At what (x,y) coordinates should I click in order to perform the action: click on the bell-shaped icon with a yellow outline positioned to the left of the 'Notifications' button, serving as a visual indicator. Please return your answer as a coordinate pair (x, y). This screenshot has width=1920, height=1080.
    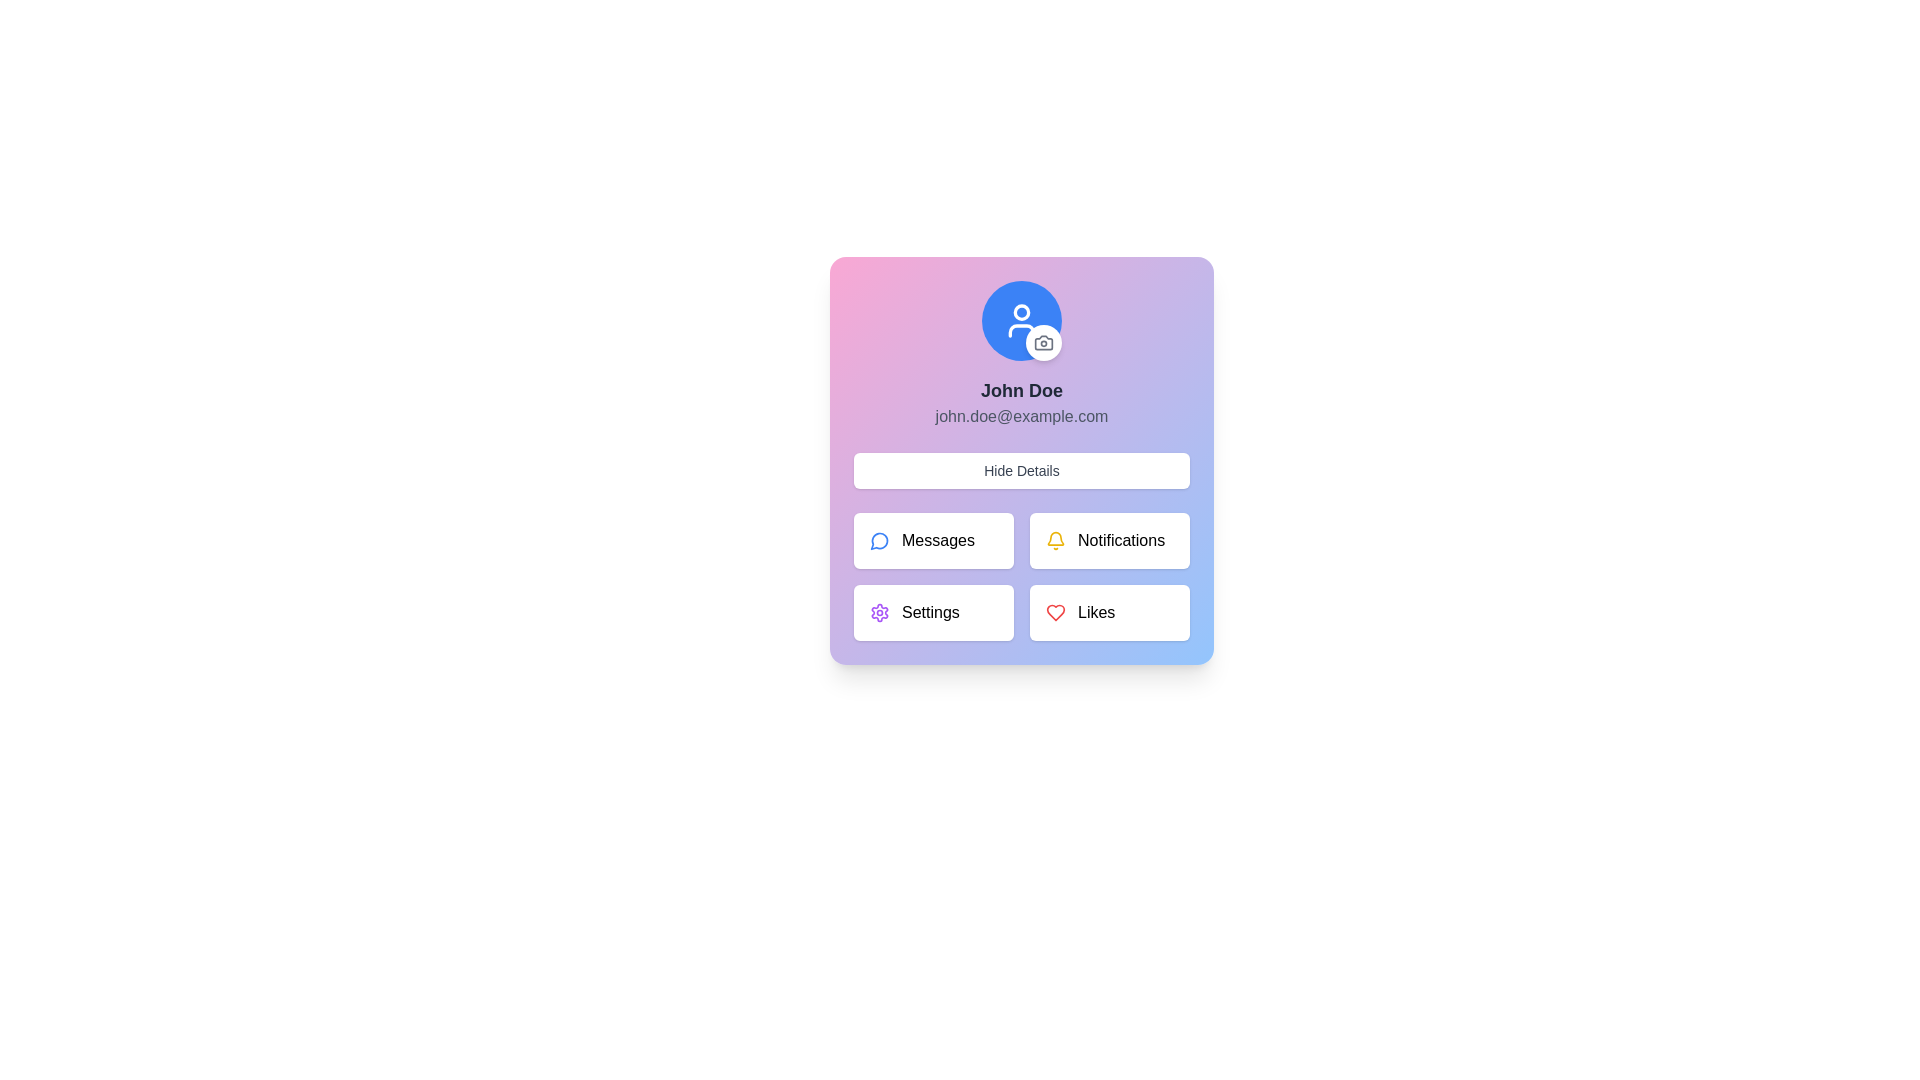
    Looking at the image, I should click on (1055, 540).